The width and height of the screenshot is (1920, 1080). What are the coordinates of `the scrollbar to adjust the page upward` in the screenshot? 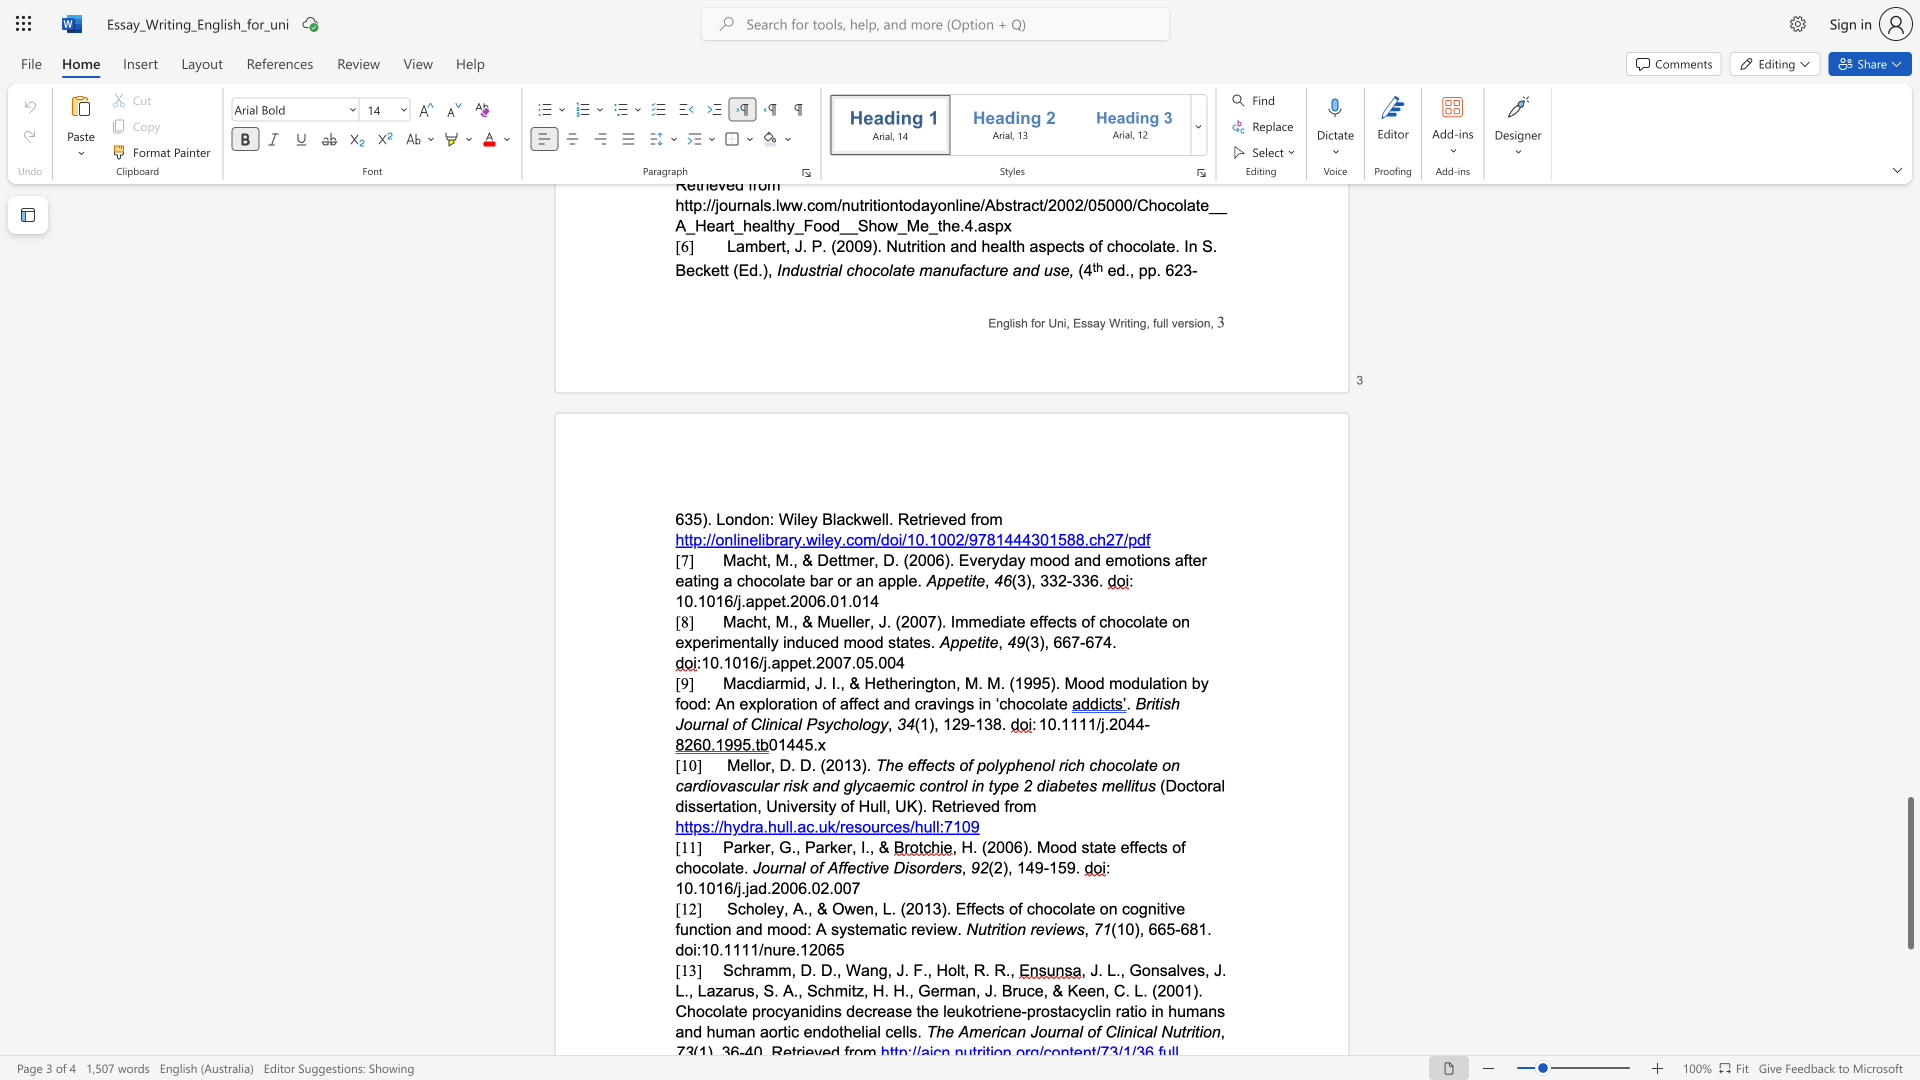 It's located at (1909, 358).